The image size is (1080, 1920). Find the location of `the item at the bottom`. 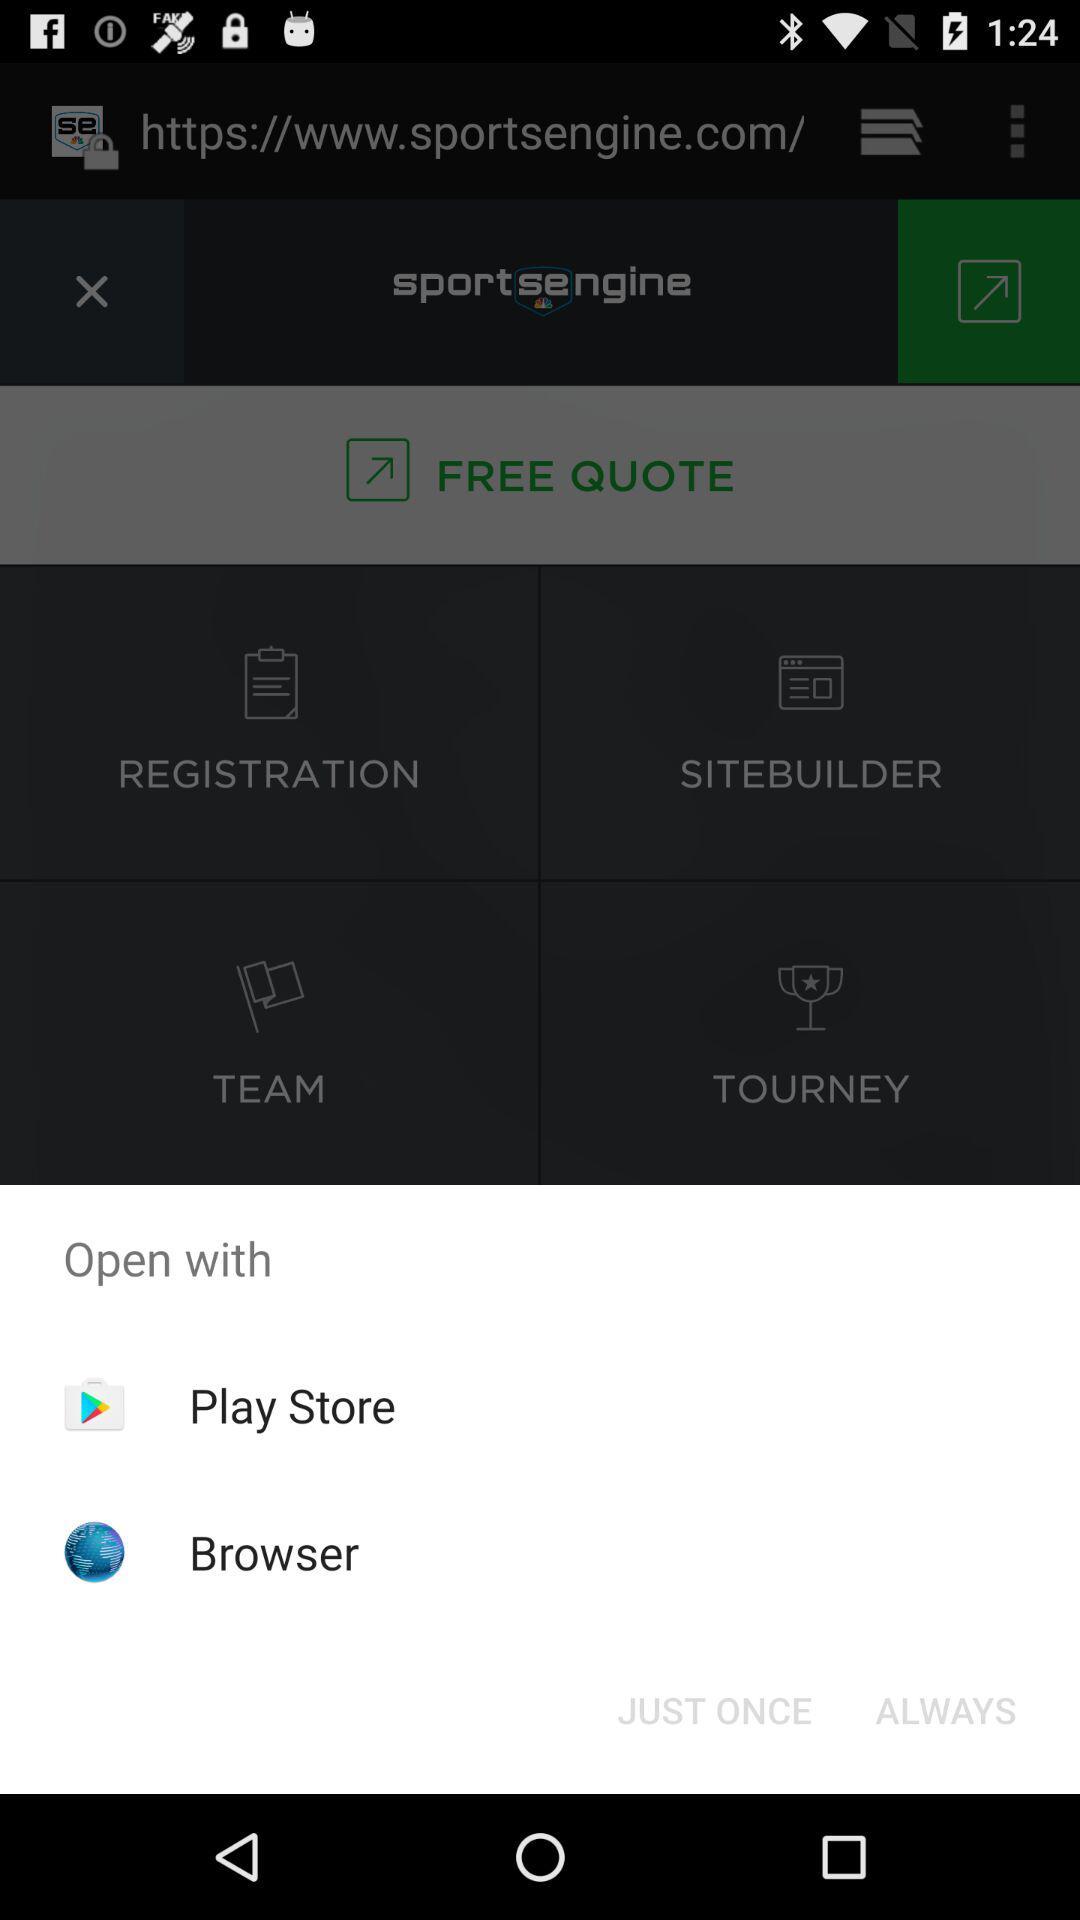

the item at the bottom is located at coordinates (713, 1708).